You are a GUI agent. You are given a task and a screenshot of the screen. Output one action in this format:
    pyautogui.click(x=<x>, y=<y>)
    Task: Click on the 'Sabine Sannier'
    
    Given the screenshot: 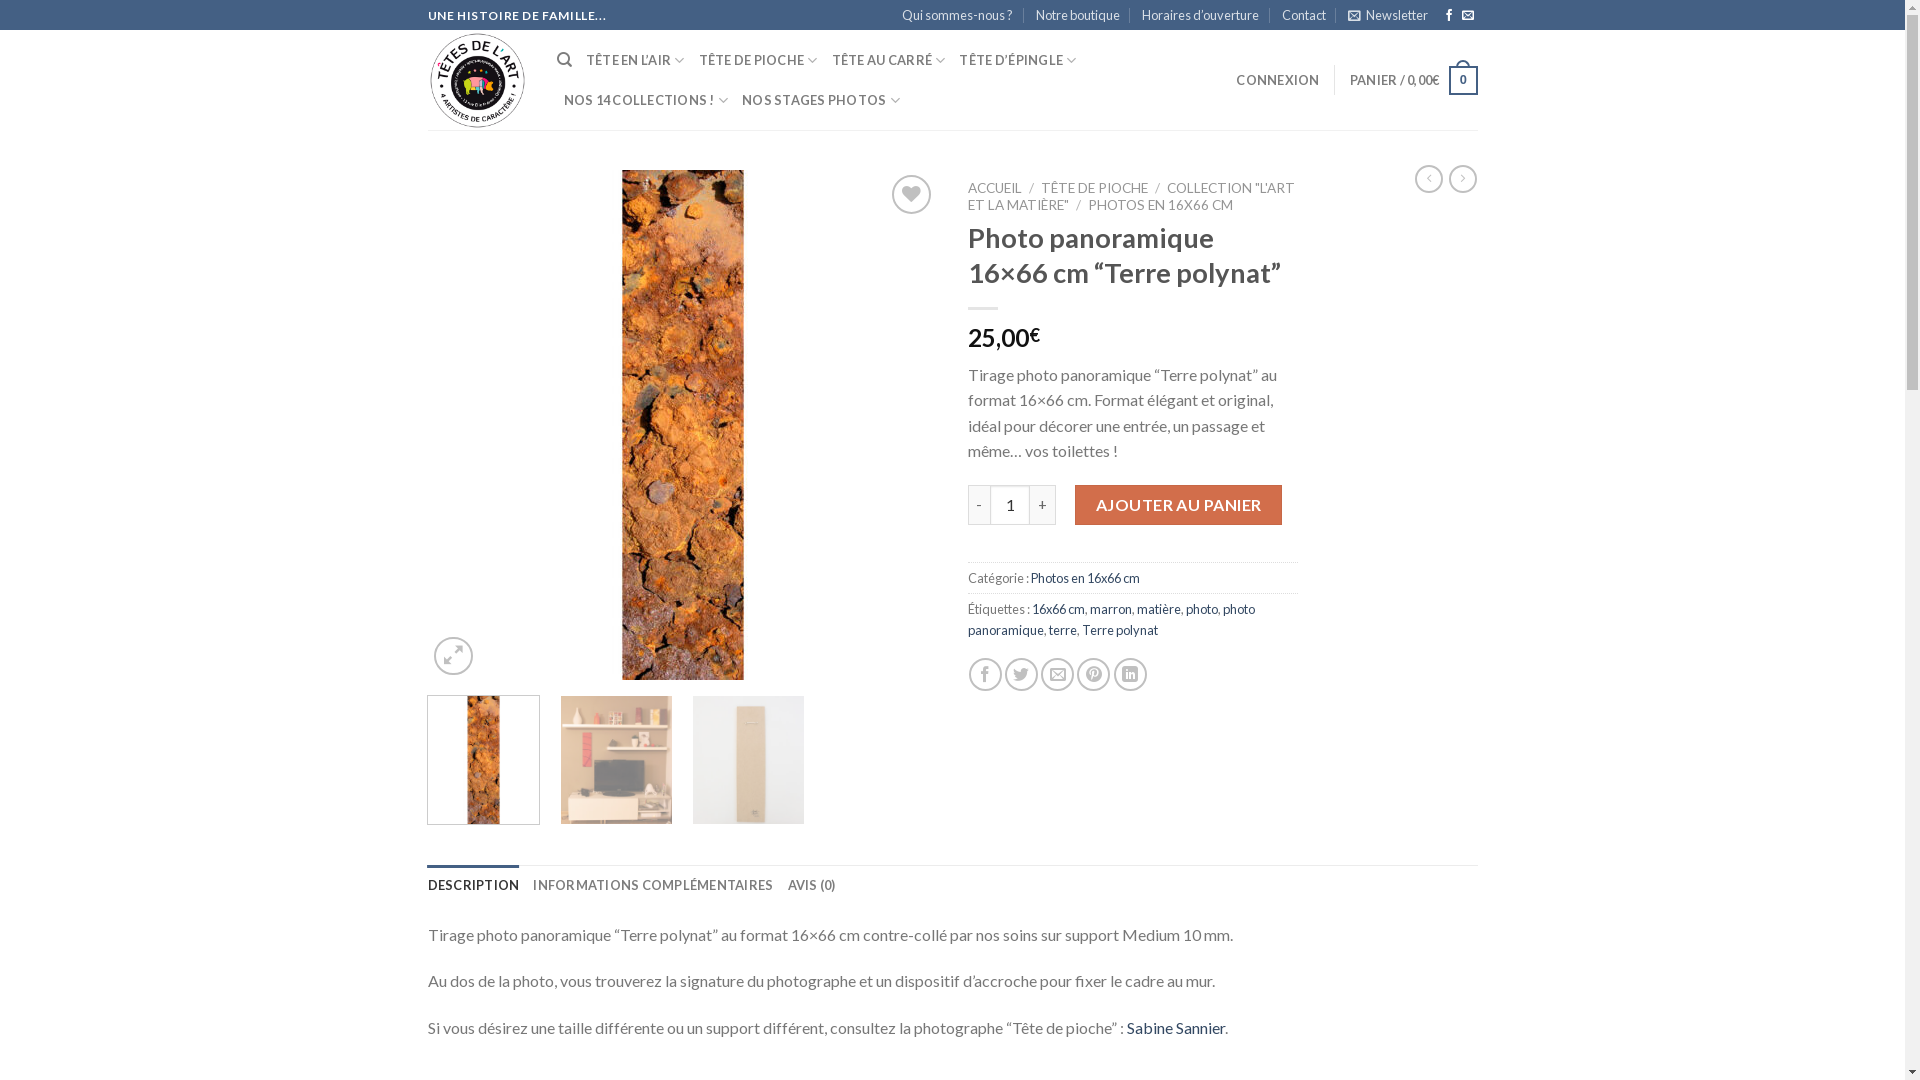 What is the action you would take?
    pyautogui.click(x=1175, y=1027)
    